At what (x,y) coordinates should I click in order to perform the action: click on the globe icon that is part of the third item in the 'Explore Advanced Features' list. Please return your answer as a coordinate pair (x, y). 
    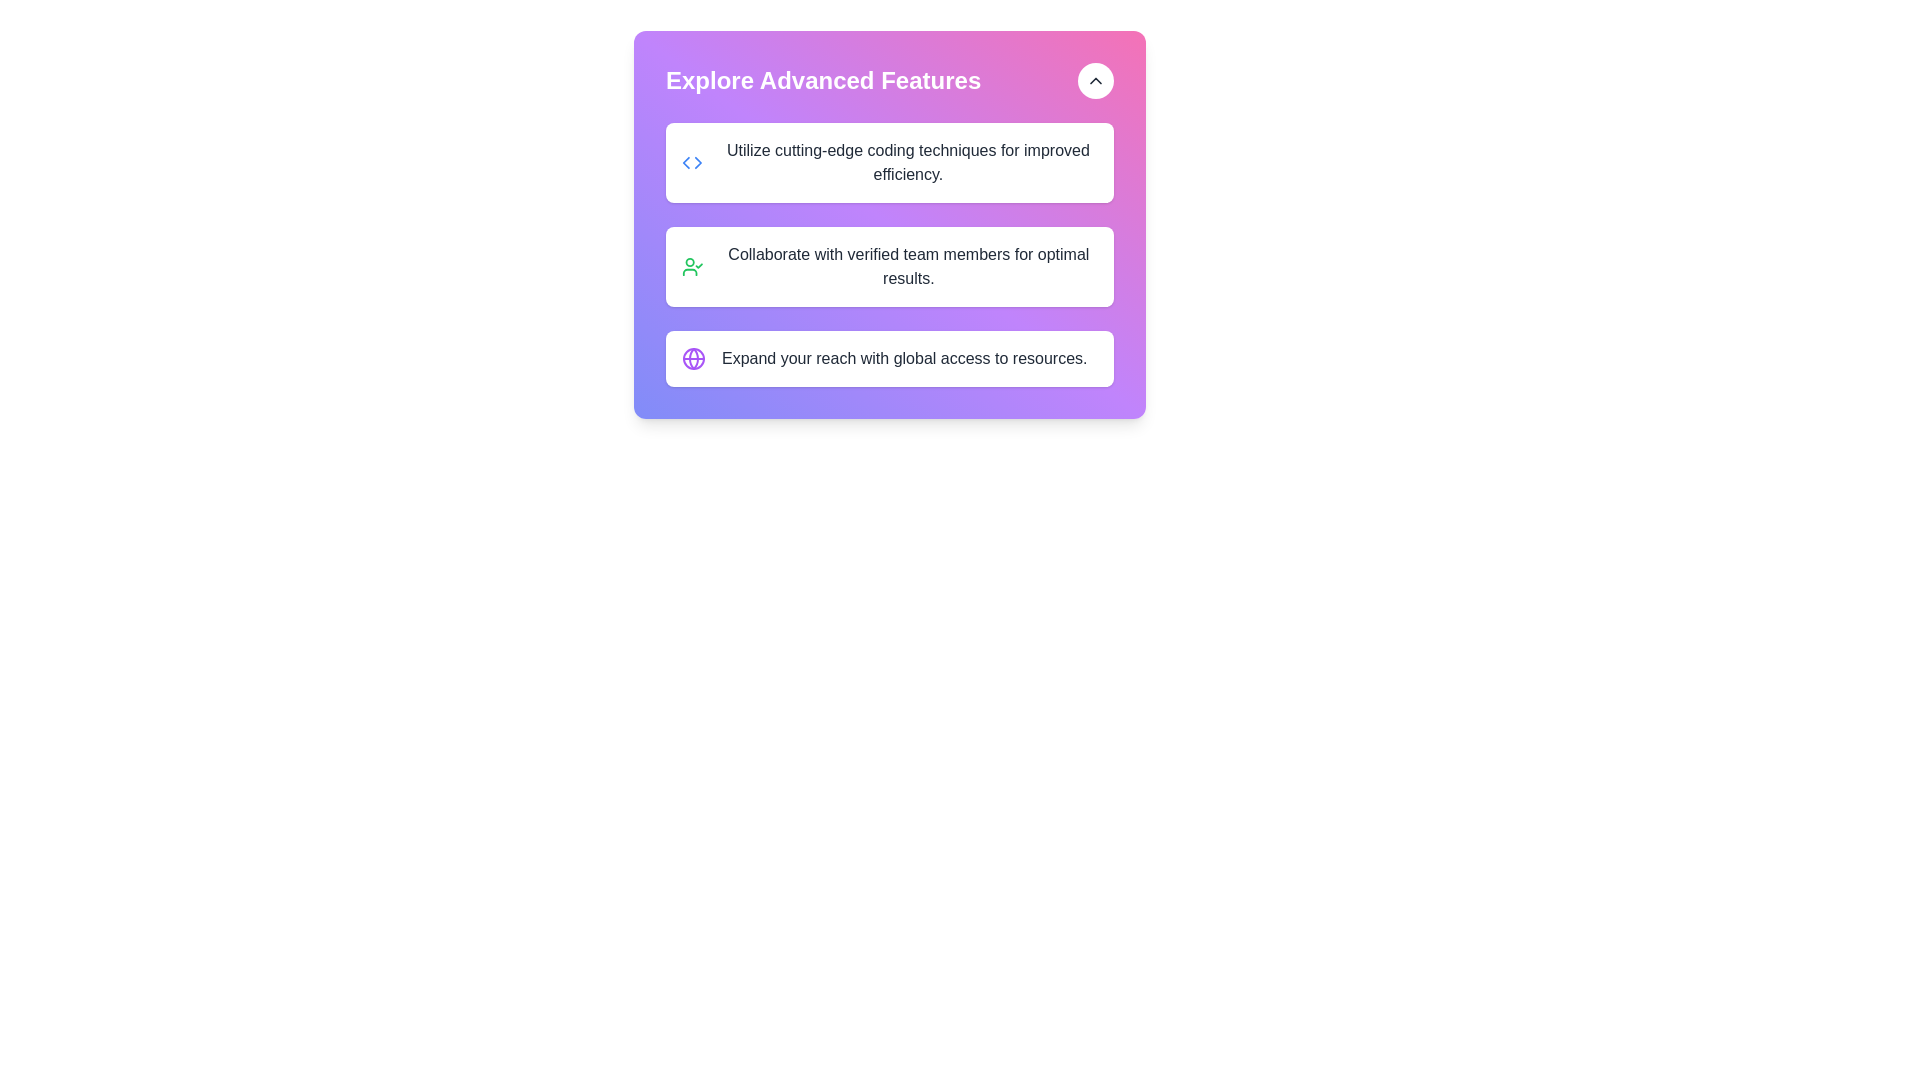
    Looking at the image, I should click on (694, 357).